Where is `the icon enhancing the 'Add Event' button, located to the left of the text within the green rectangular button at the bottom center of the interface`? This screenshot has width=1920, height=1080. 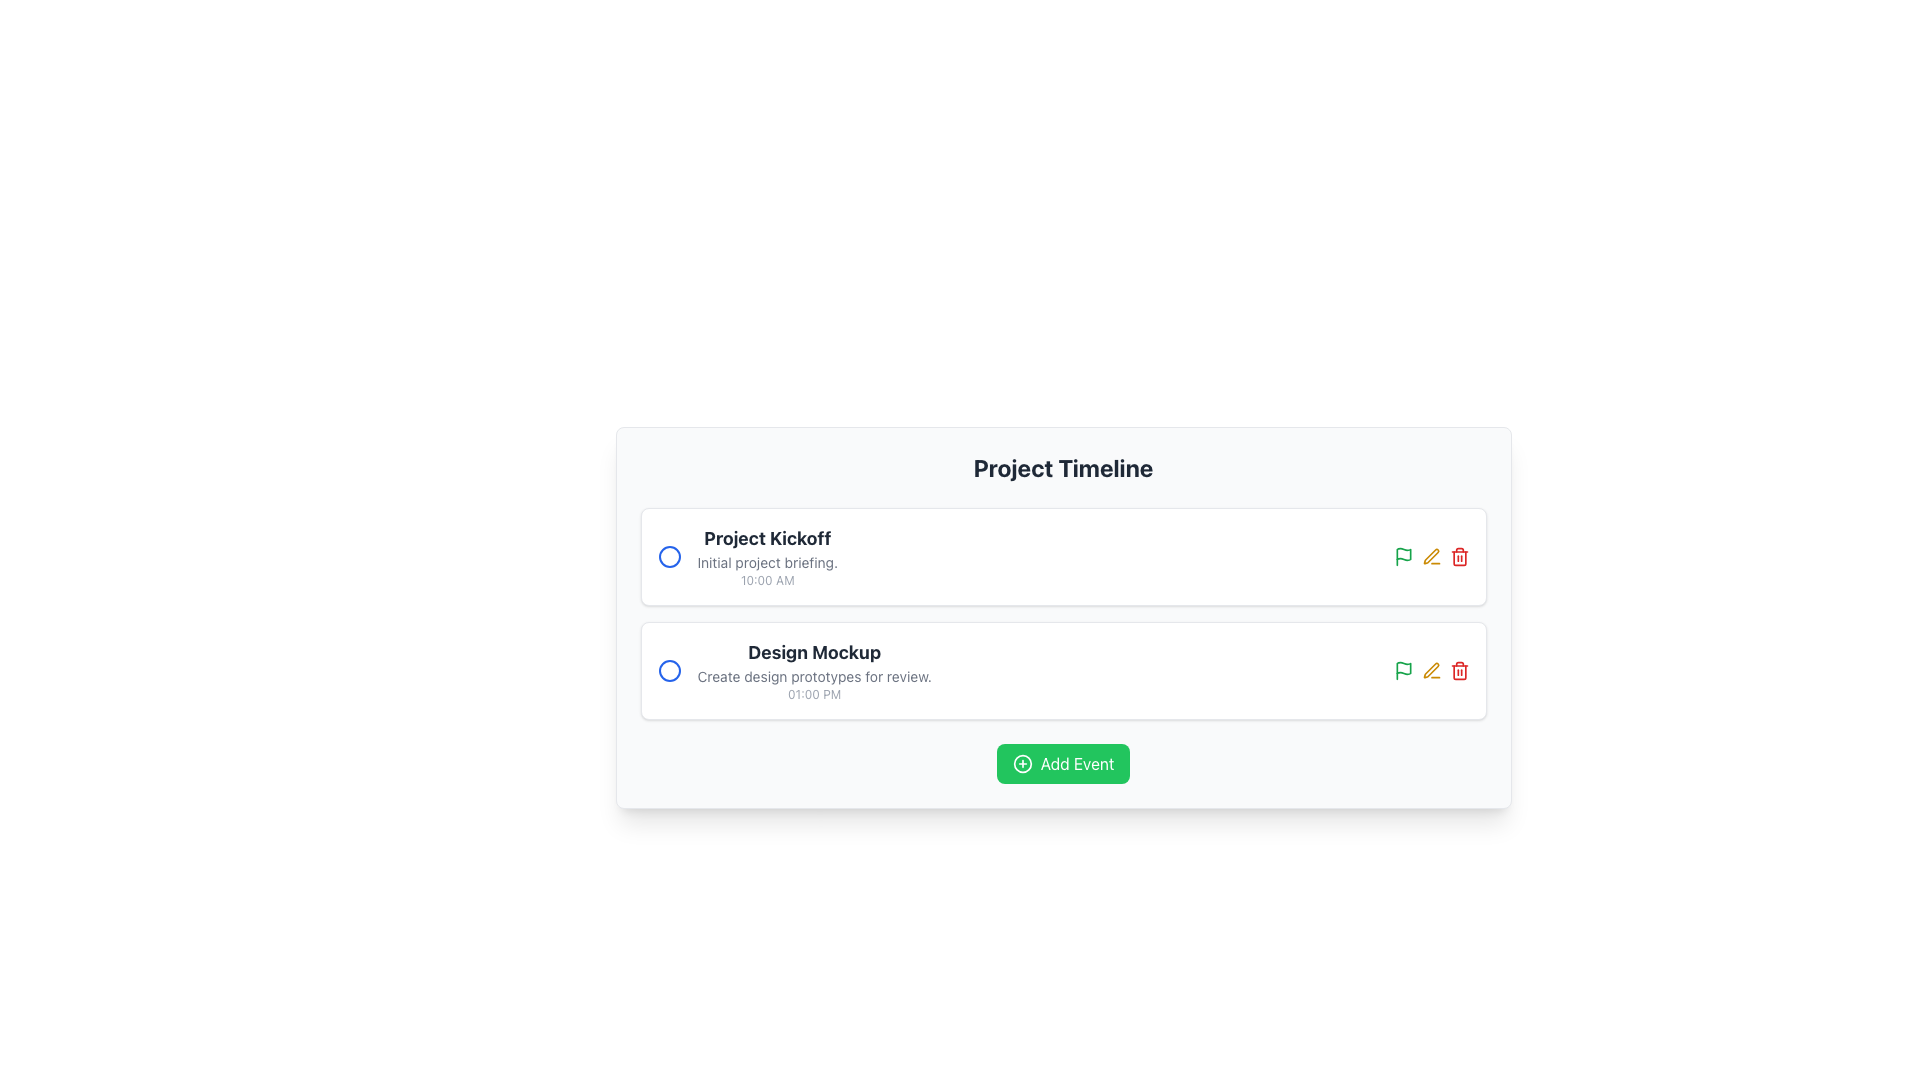 the icon enhancing the 'Add Event' button, located to the left of the text within the green rectangular button at the bottom center of the interface is located at coordinates (1022, 763).